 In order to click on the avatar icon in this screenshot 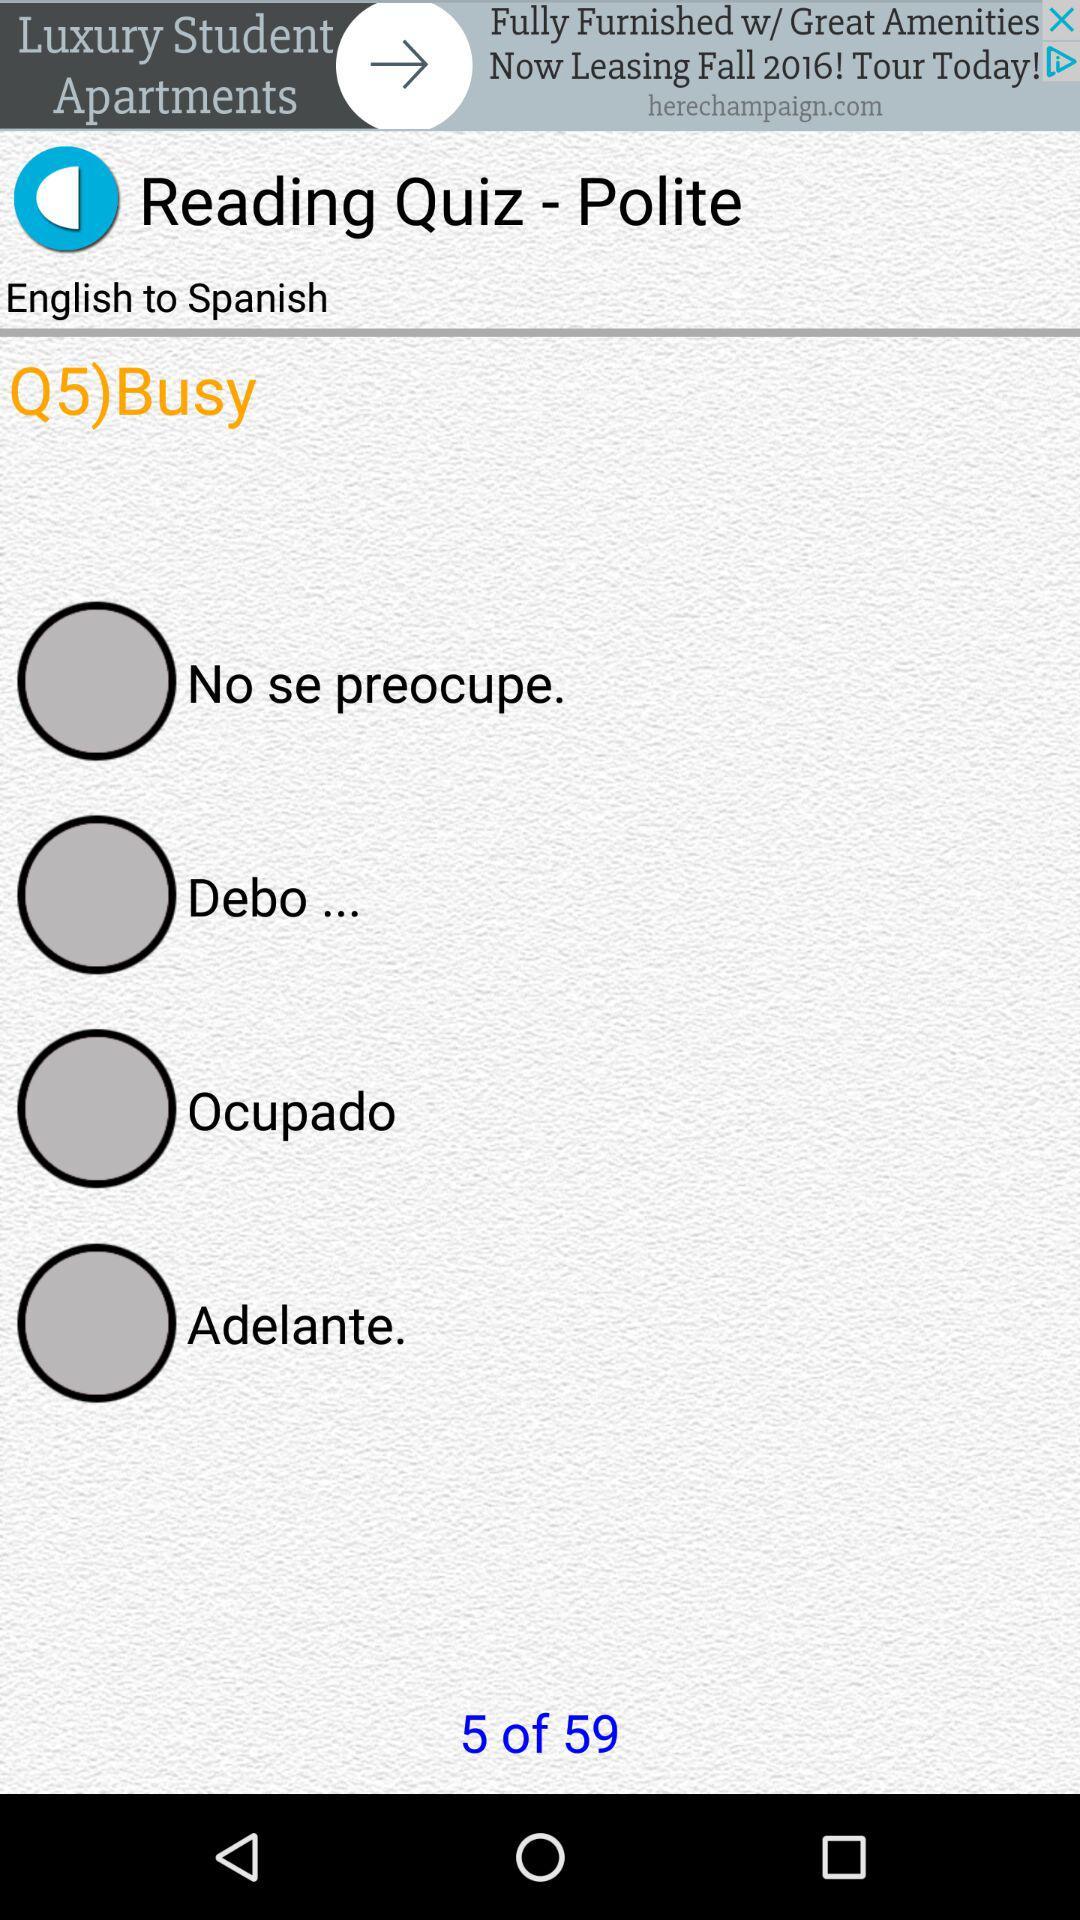, I will do `click(97, 957)`.